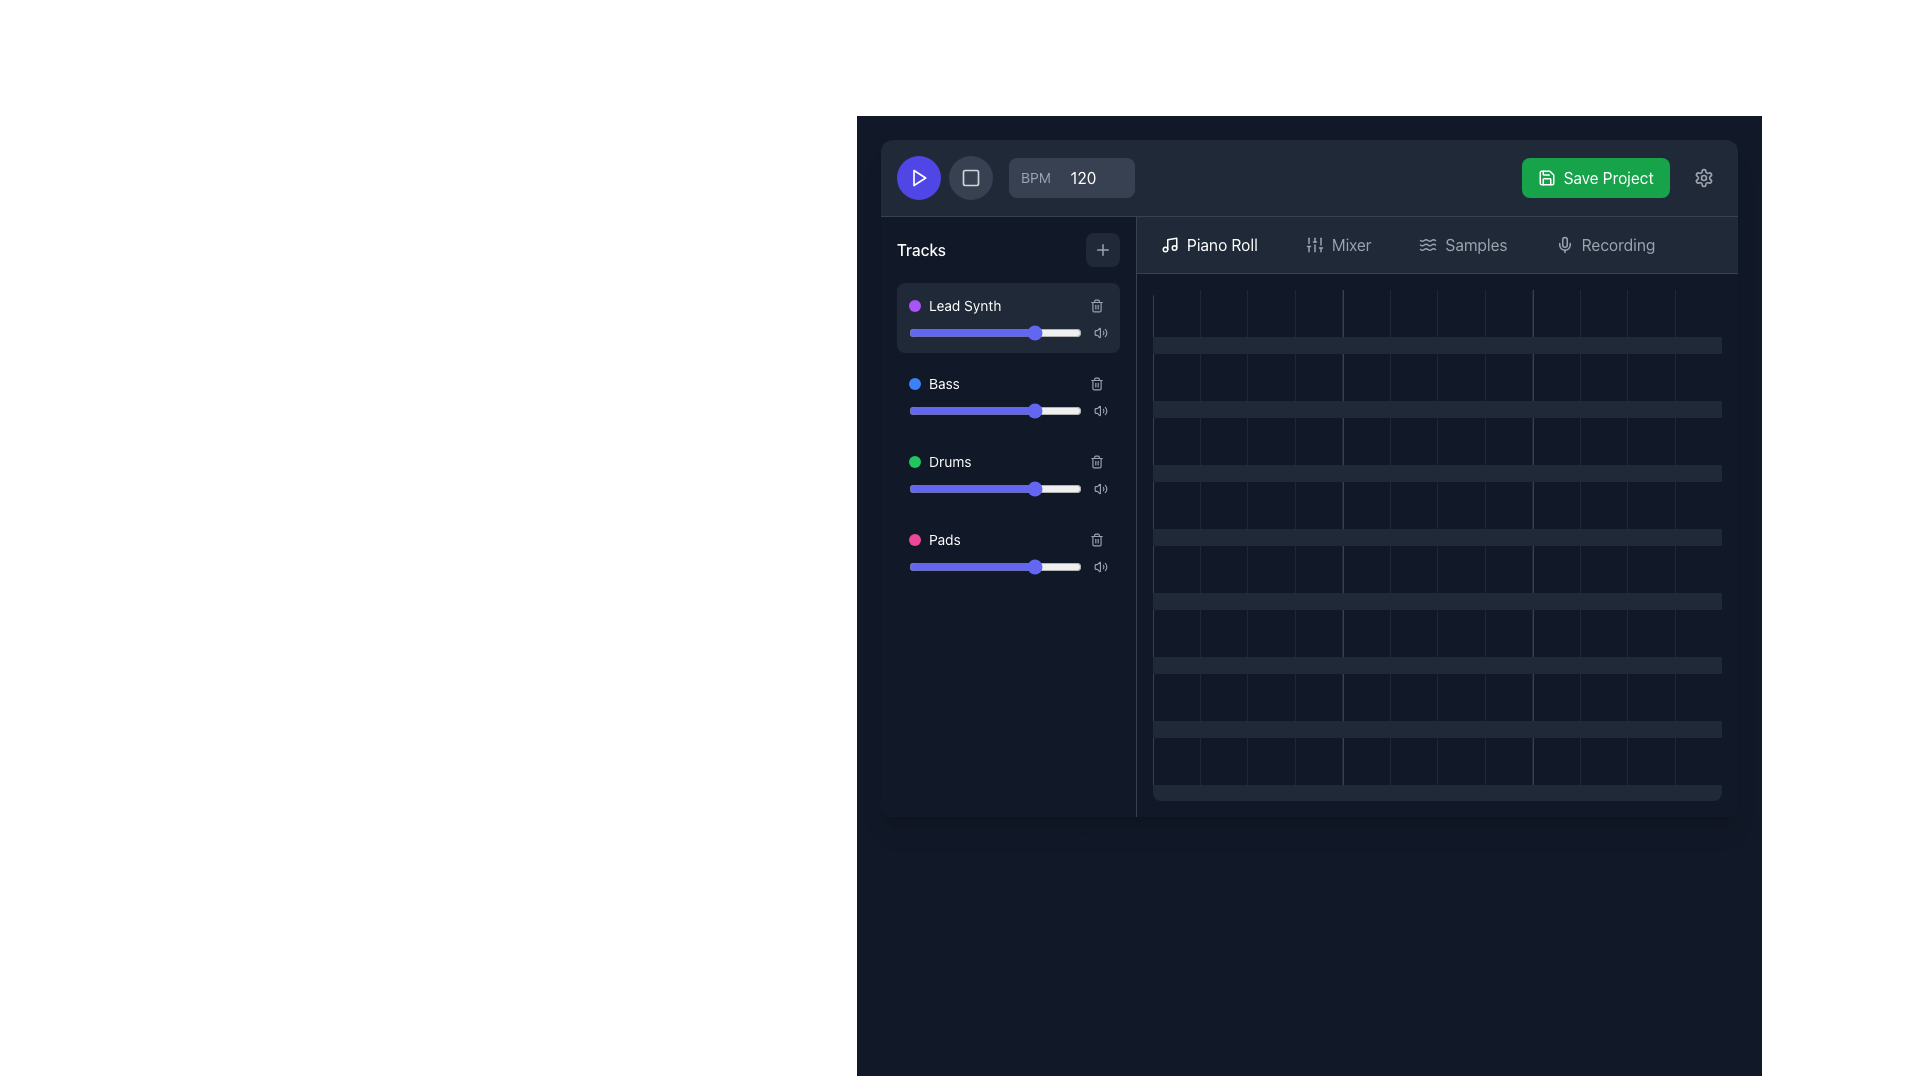 This screenshot has height=1080, width=1920. What do you see at coordinates (1070, 567) in the screenshot?
I see `the slider` at bounding box center [1070, 567].